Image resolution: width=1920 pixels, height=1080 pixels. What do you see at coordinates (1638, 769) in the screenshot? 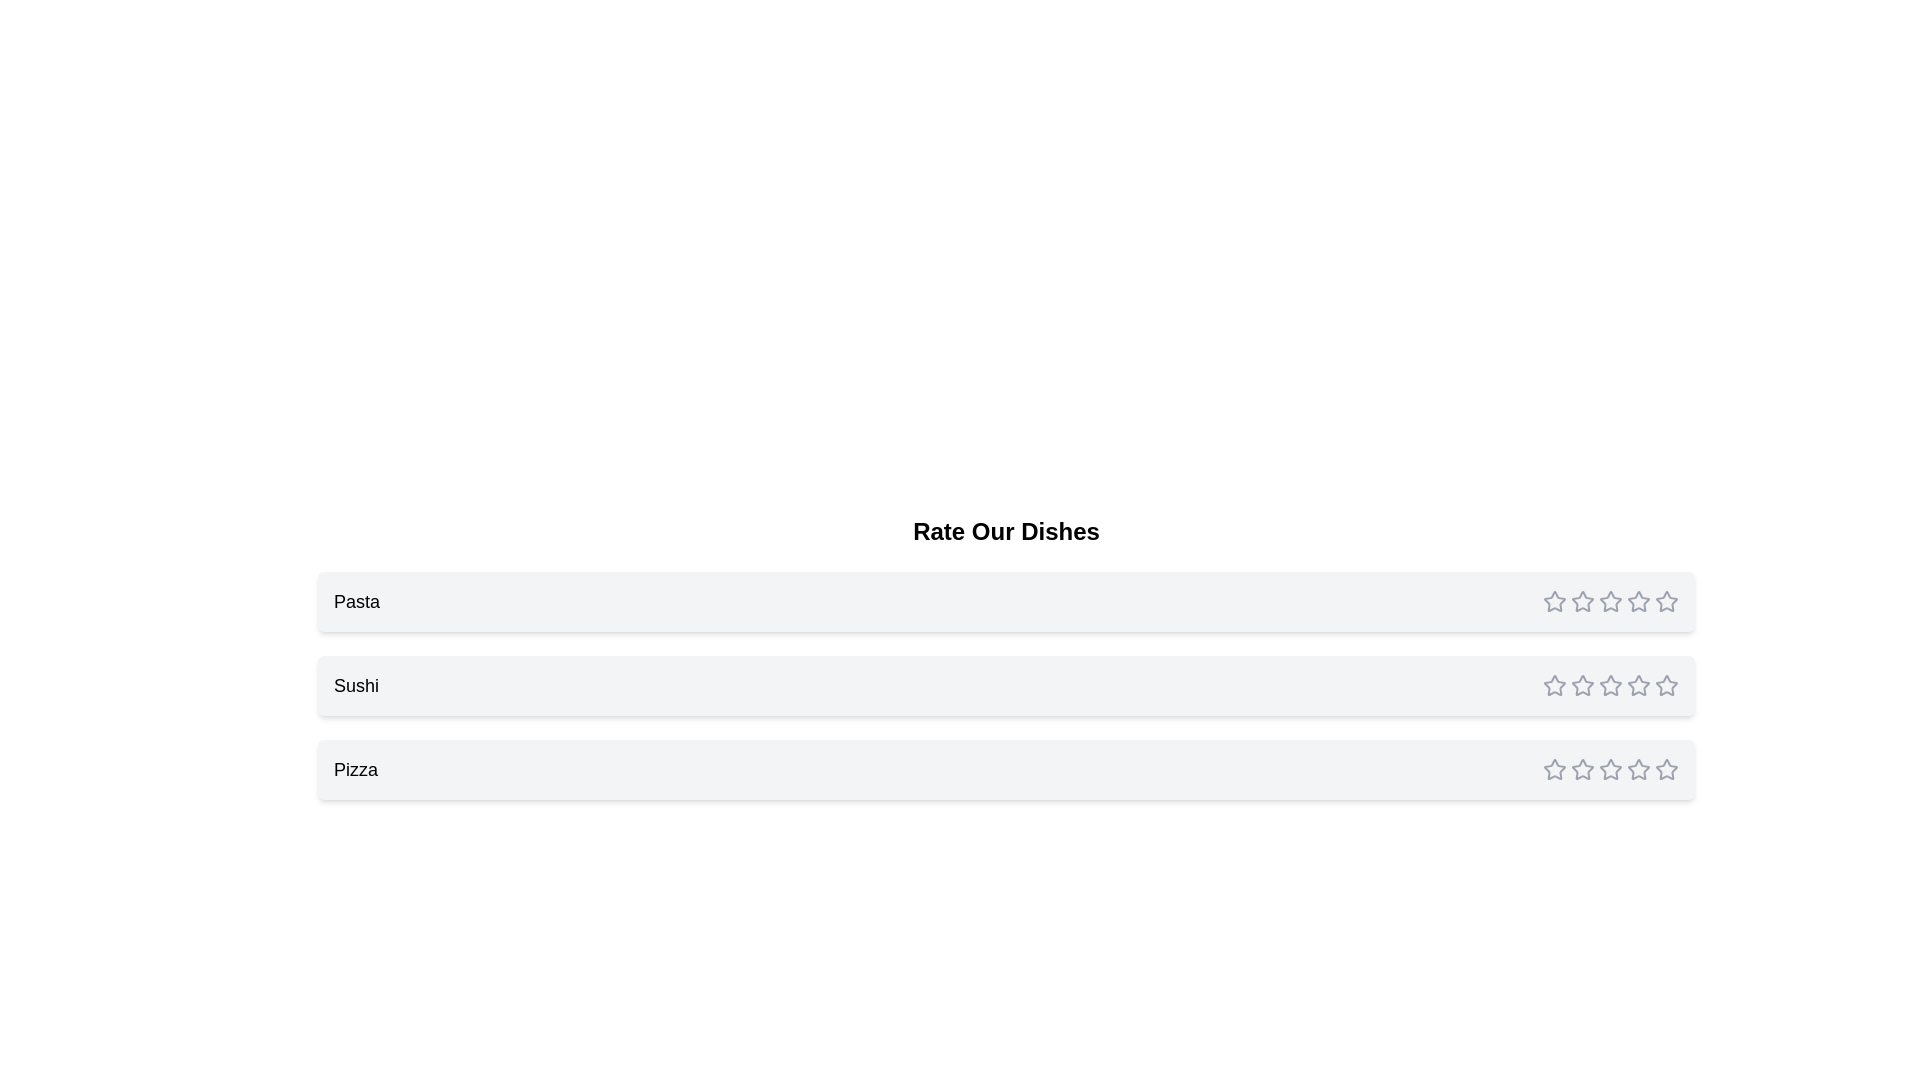
I see `the fifth star icon to rate the pizza item` at bounding box center [1638, 769].